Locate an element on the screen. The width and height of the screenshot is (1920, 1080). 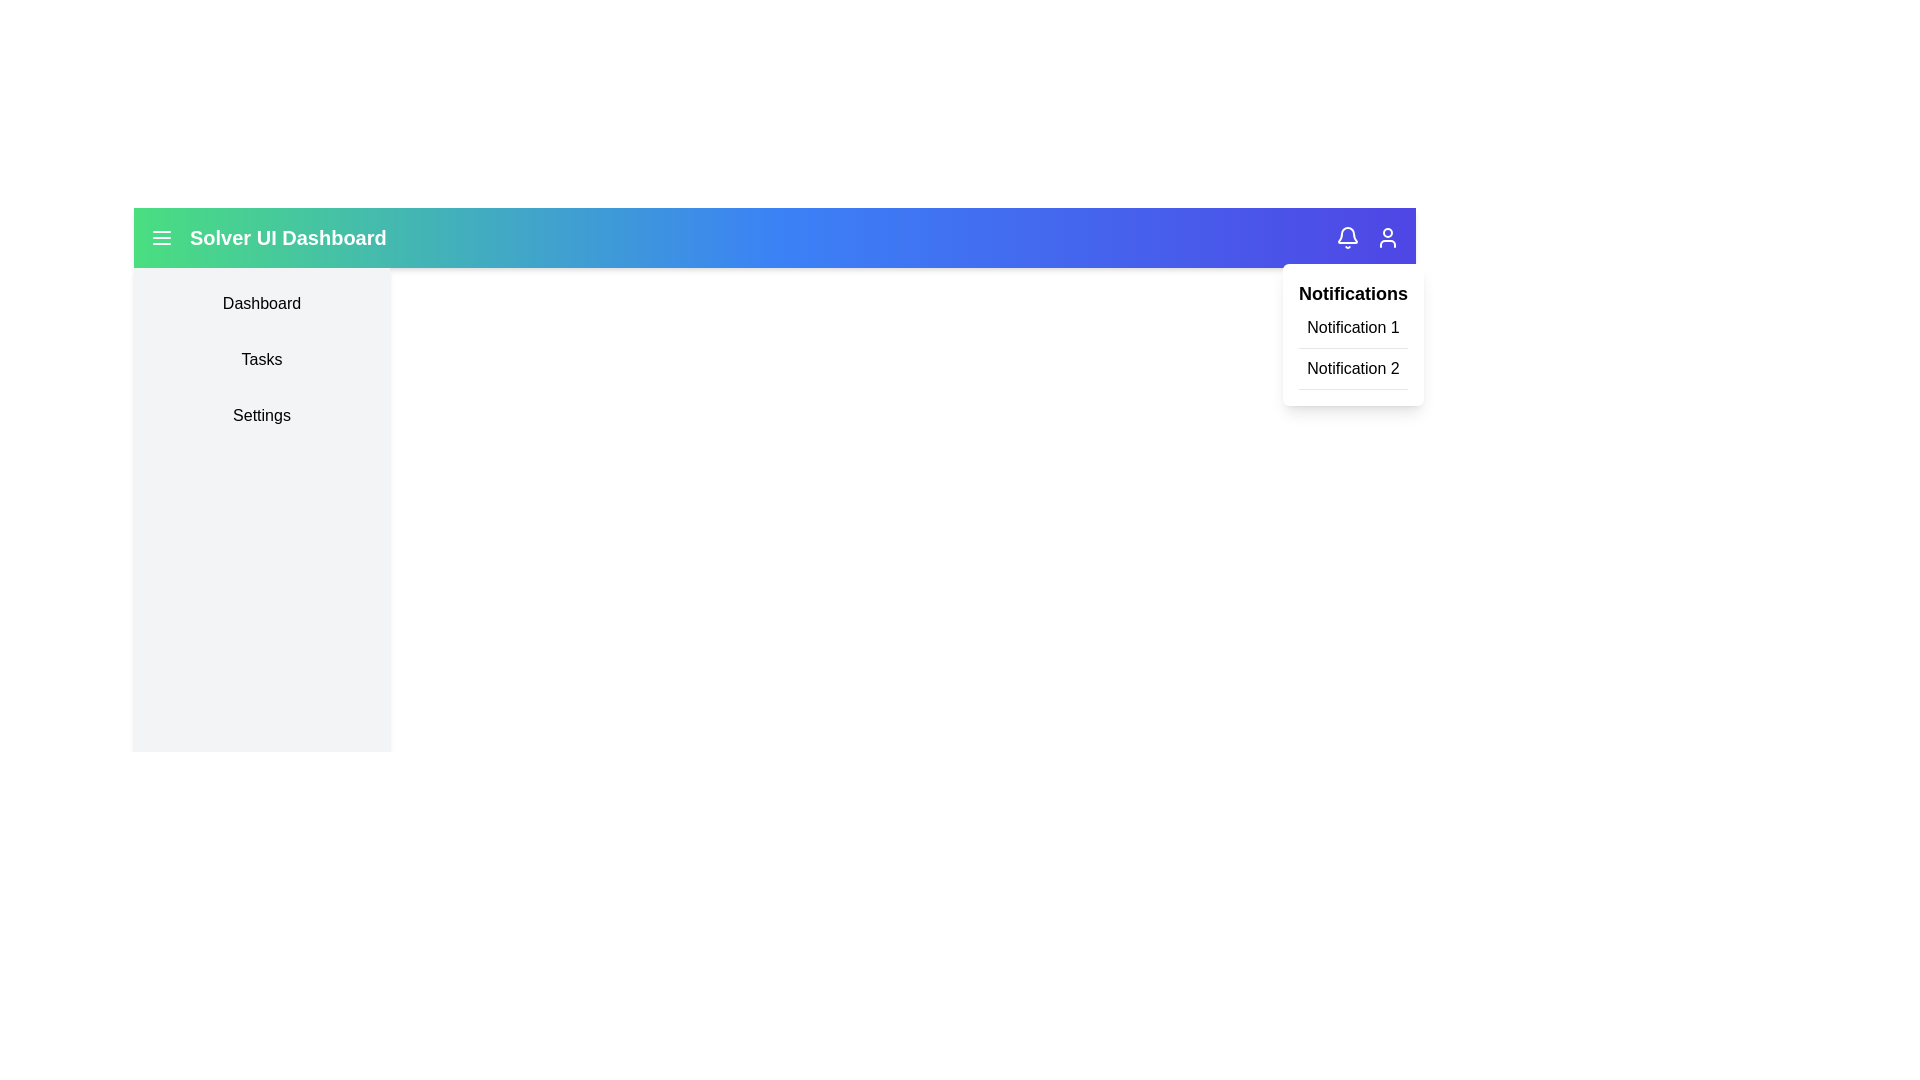
the horizontally rectangular button labeled 'Tasks' with a light gray background is located at coordinates (261, 358).